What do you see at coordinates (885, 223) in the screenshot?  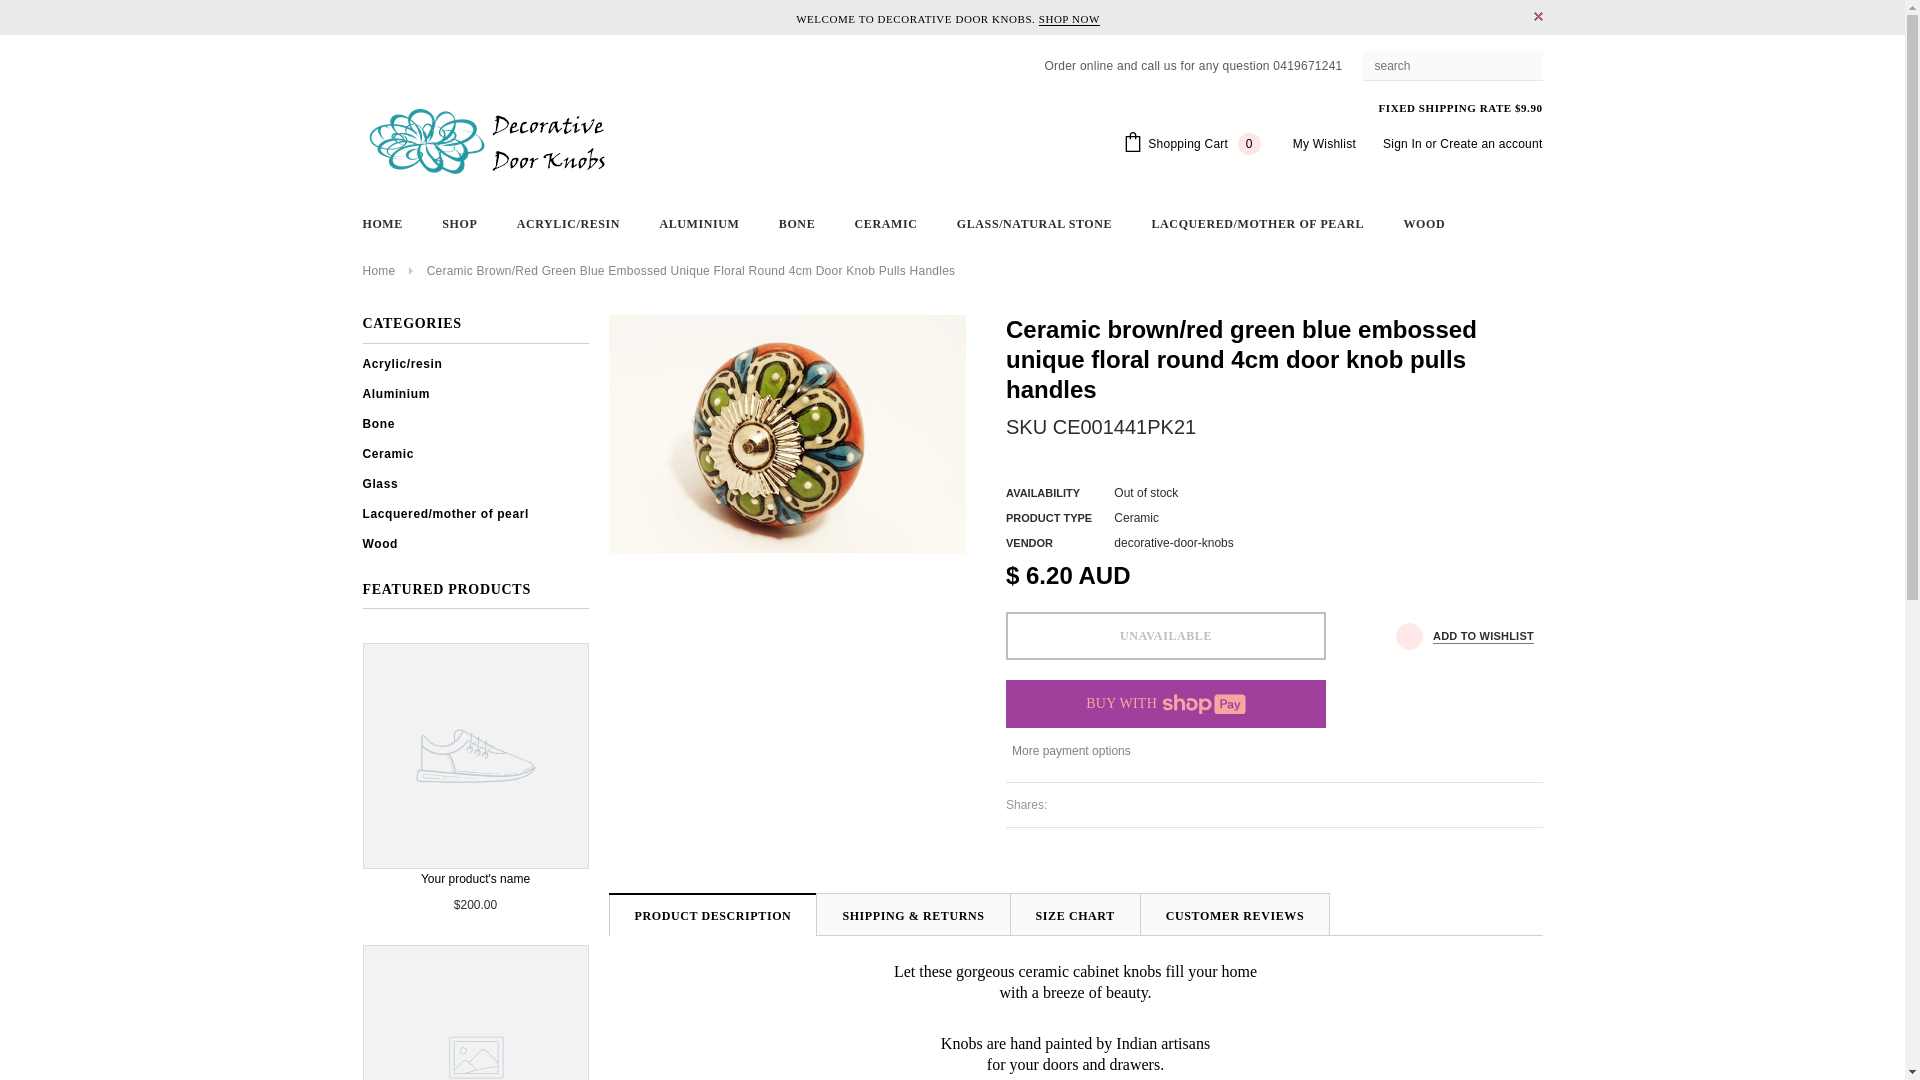 I see `'CERAMIC'` at bounding box center [885, 223].